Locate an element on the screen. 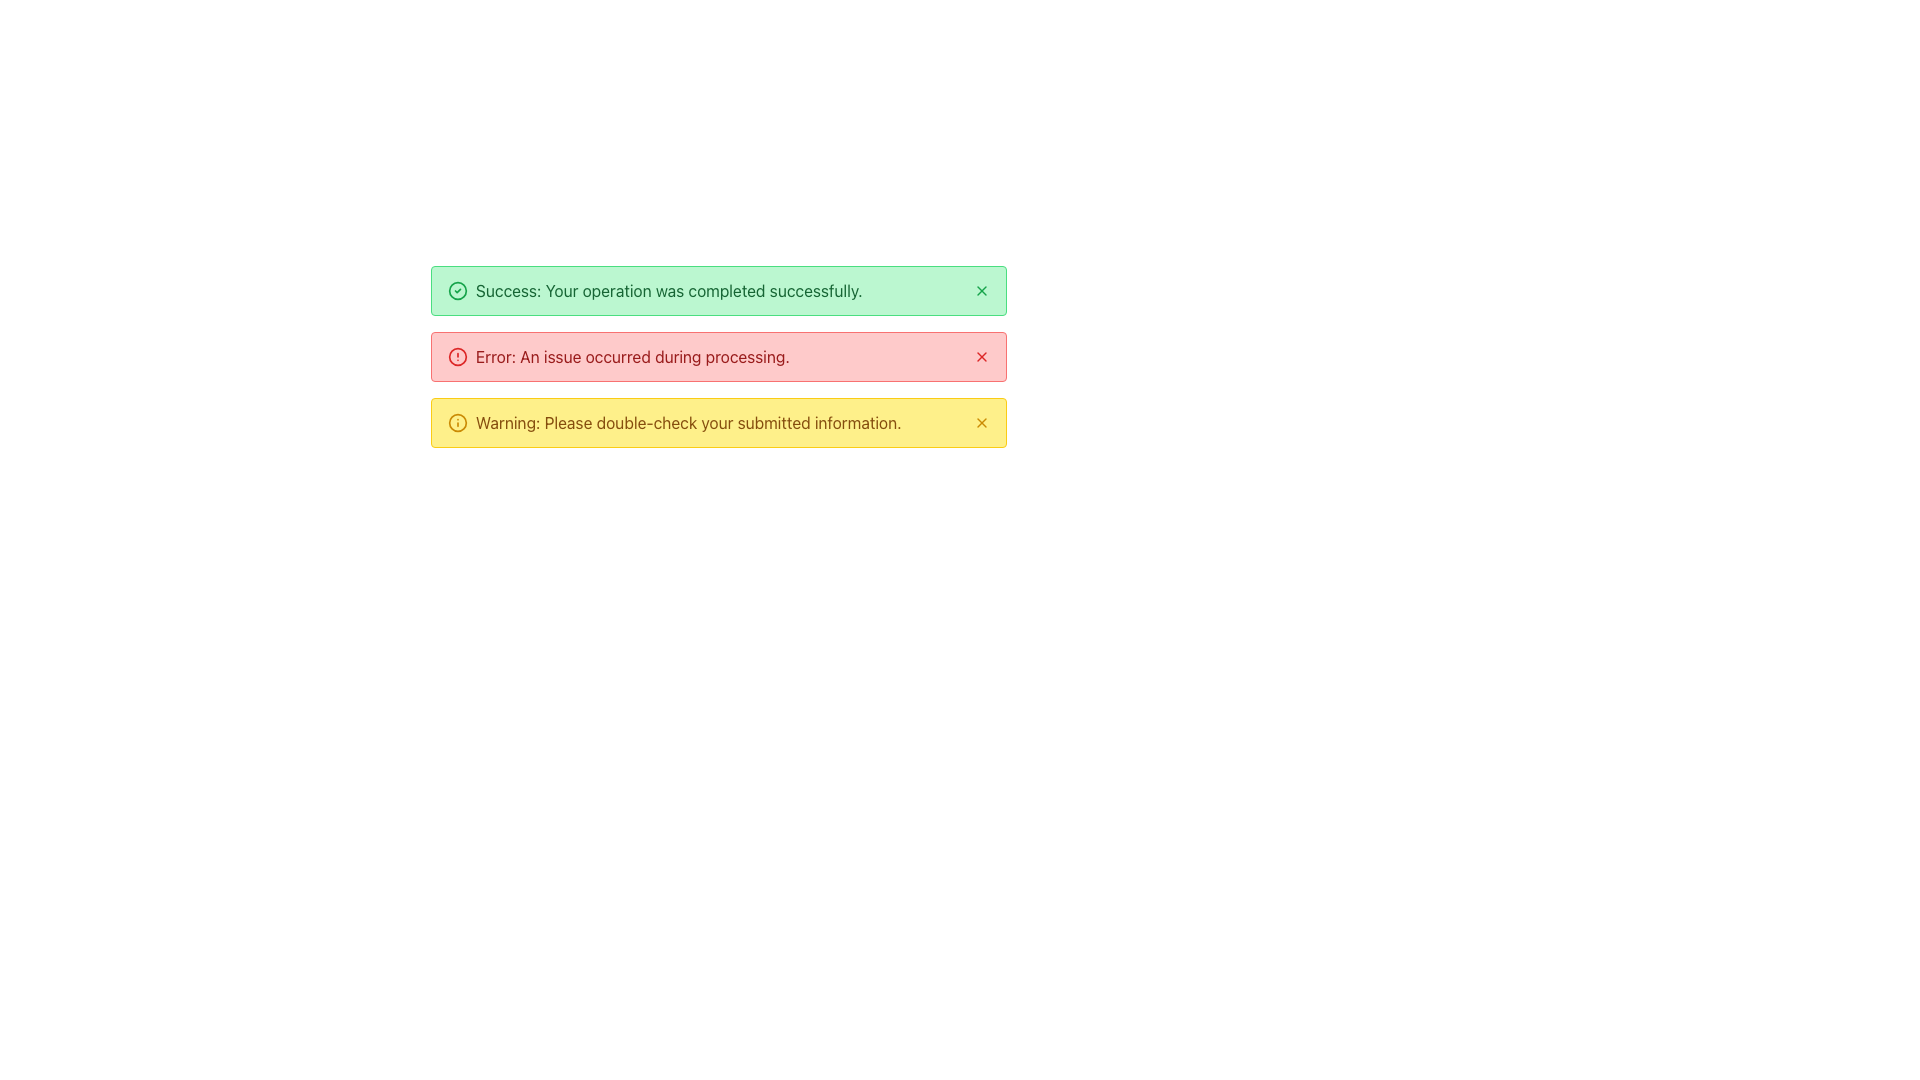 This screenshot has width=1920, height=1080. the close button labeled 'X' on the far-right side of the red notification bar that indicates an error occurred during processing is located at coordinates (982, 356).